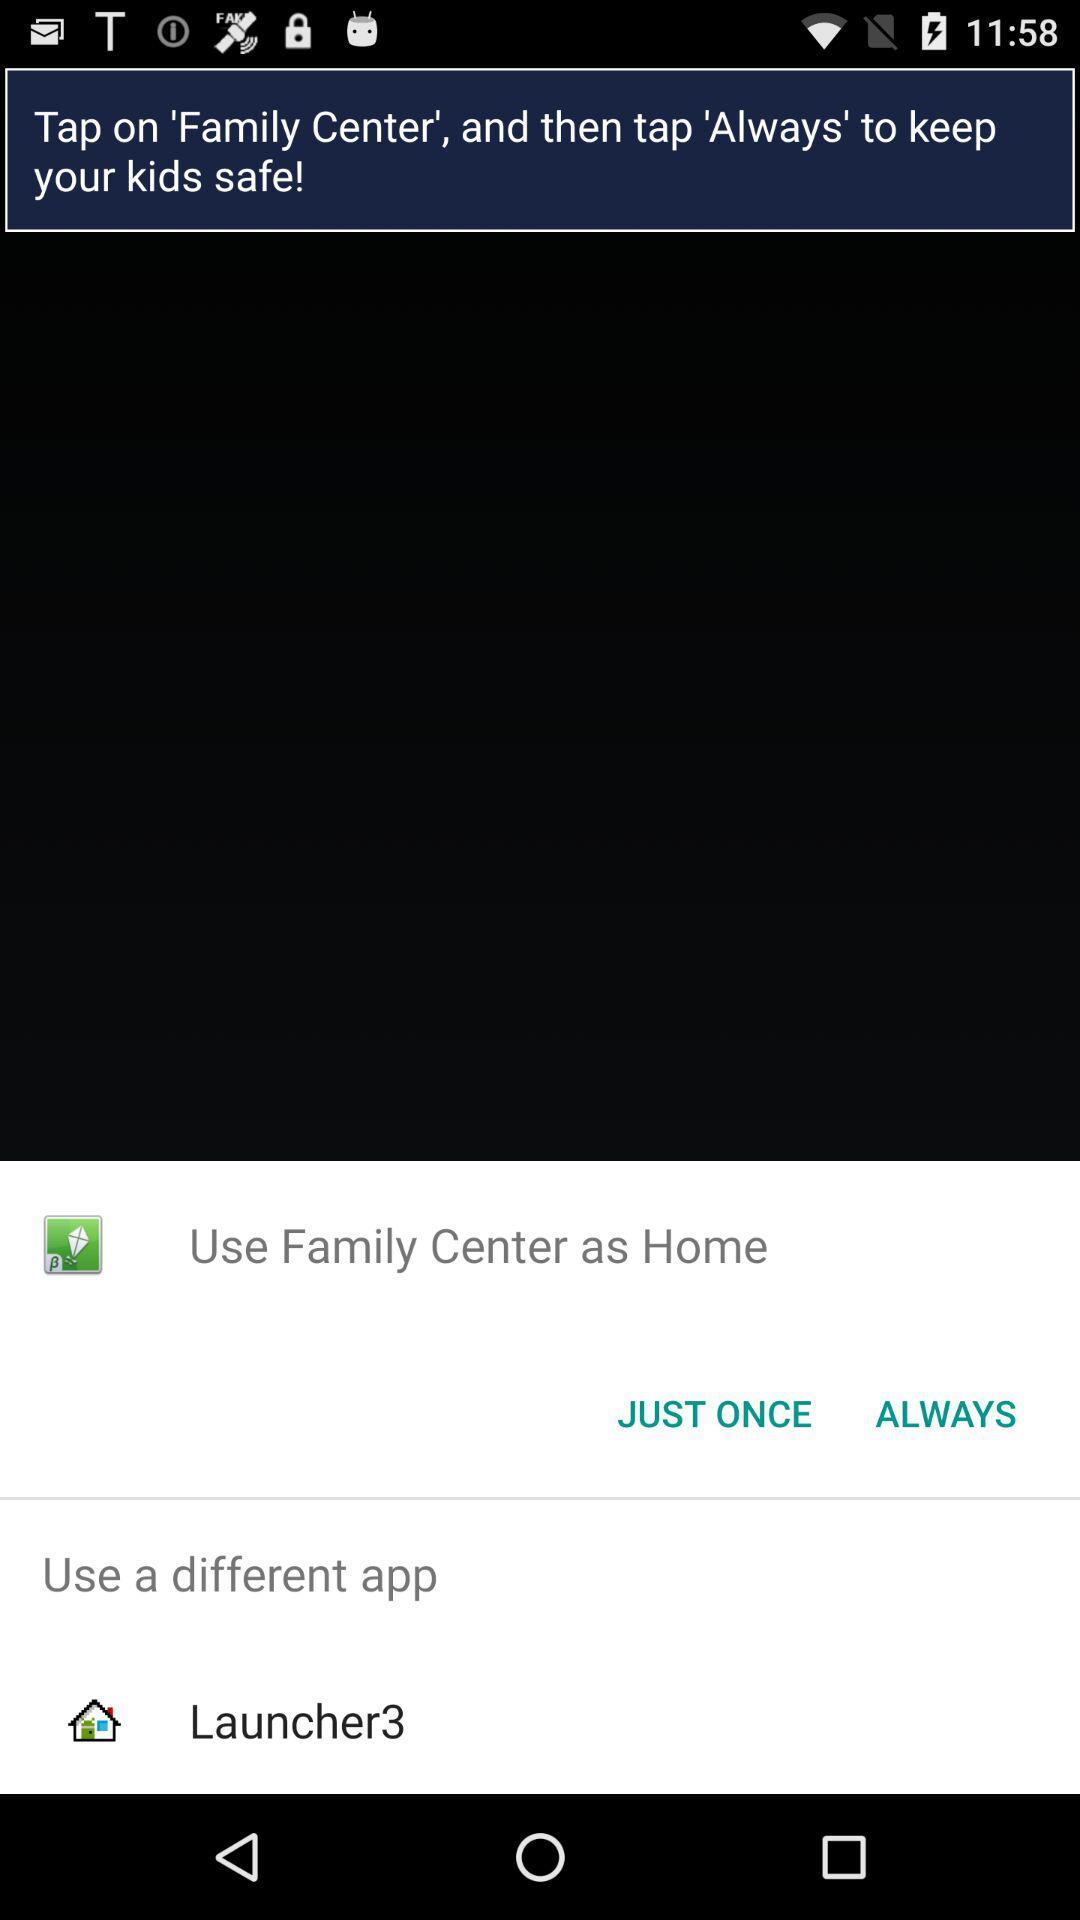  I want to click on just once, so click(713, 1411).